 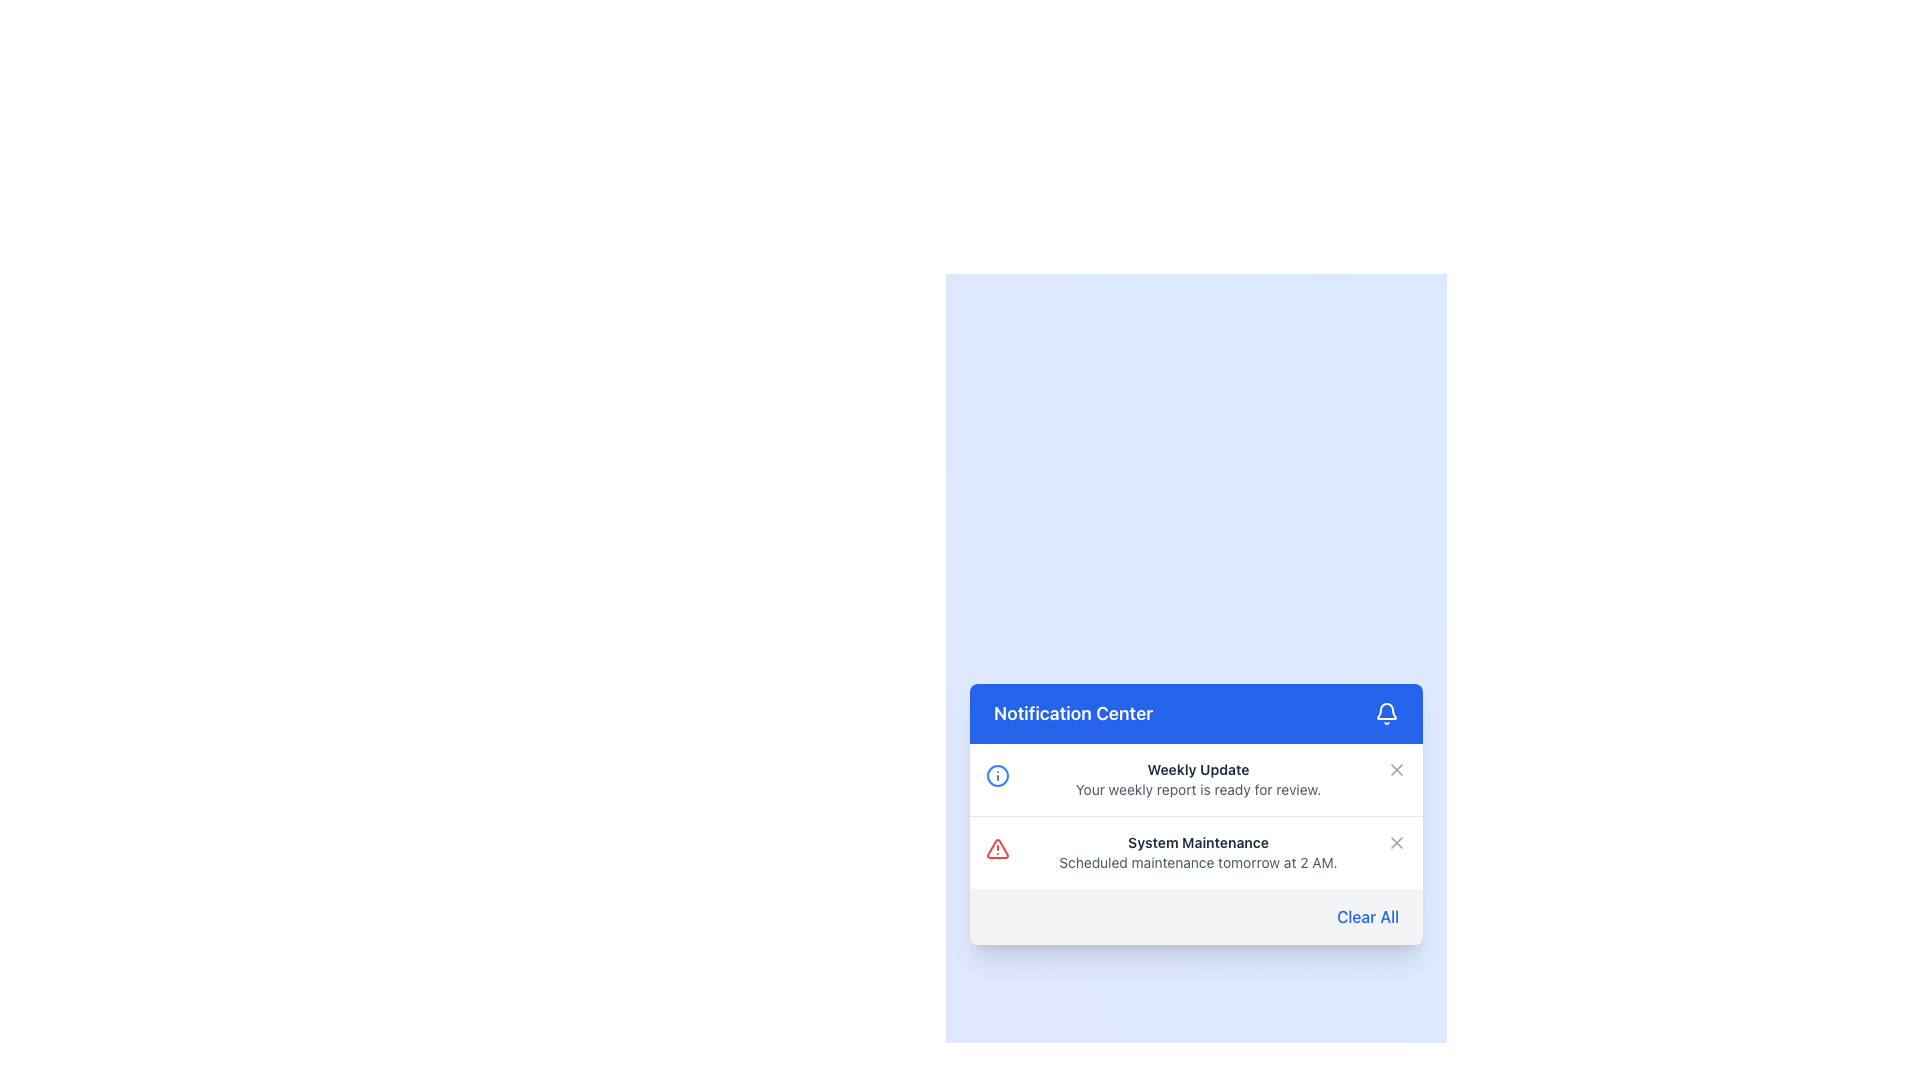 I want to click on the gray 'X' dismiss button located at the top-right corner of the notification box, so click(x=1395, y=768).